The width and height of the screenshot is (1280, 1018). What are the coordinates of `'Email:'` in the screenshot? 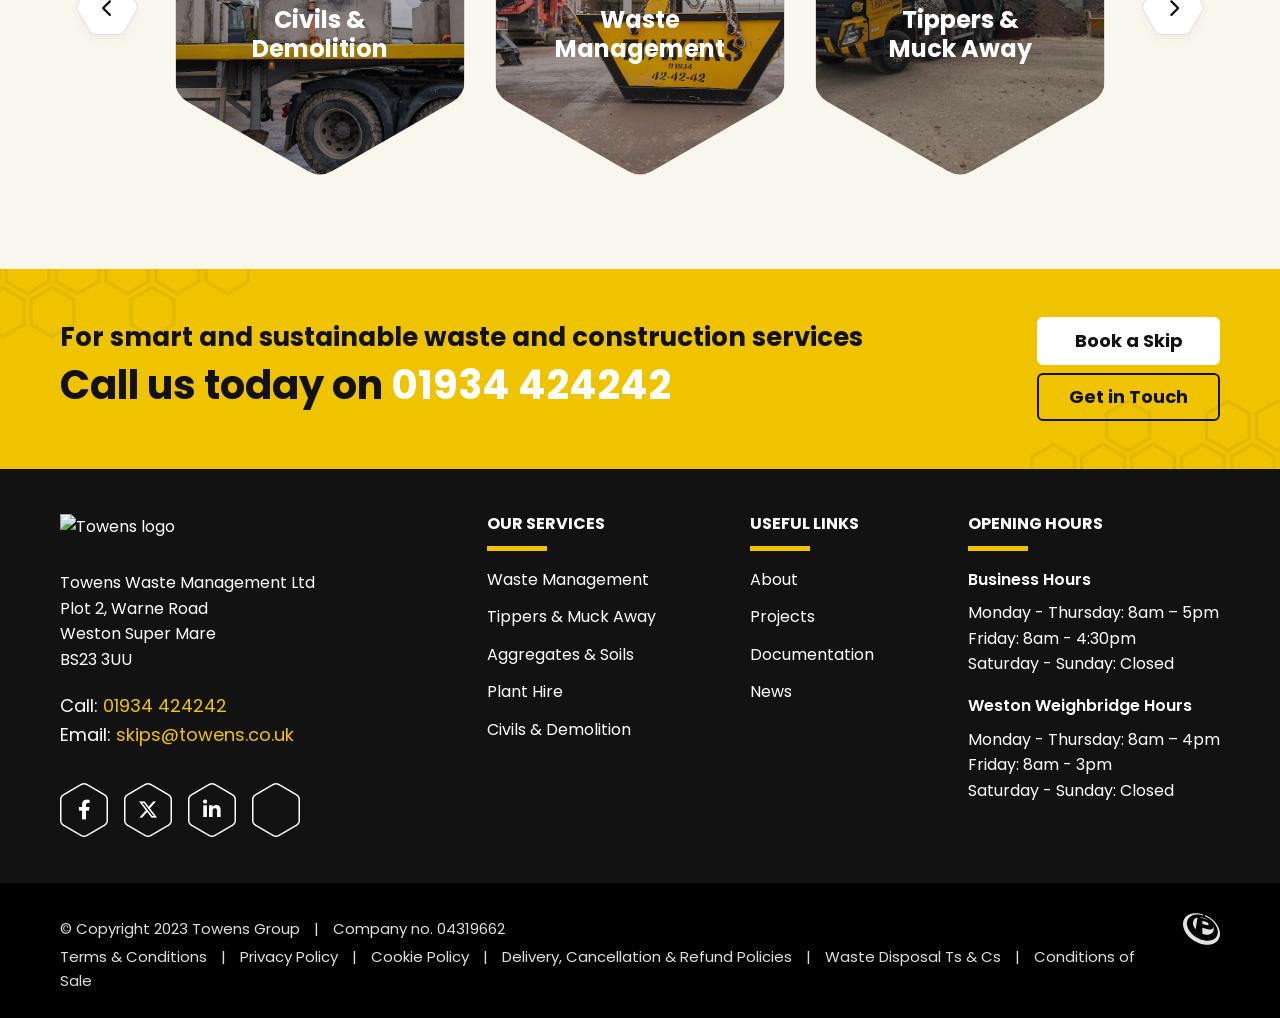 It's located at (87, 733).